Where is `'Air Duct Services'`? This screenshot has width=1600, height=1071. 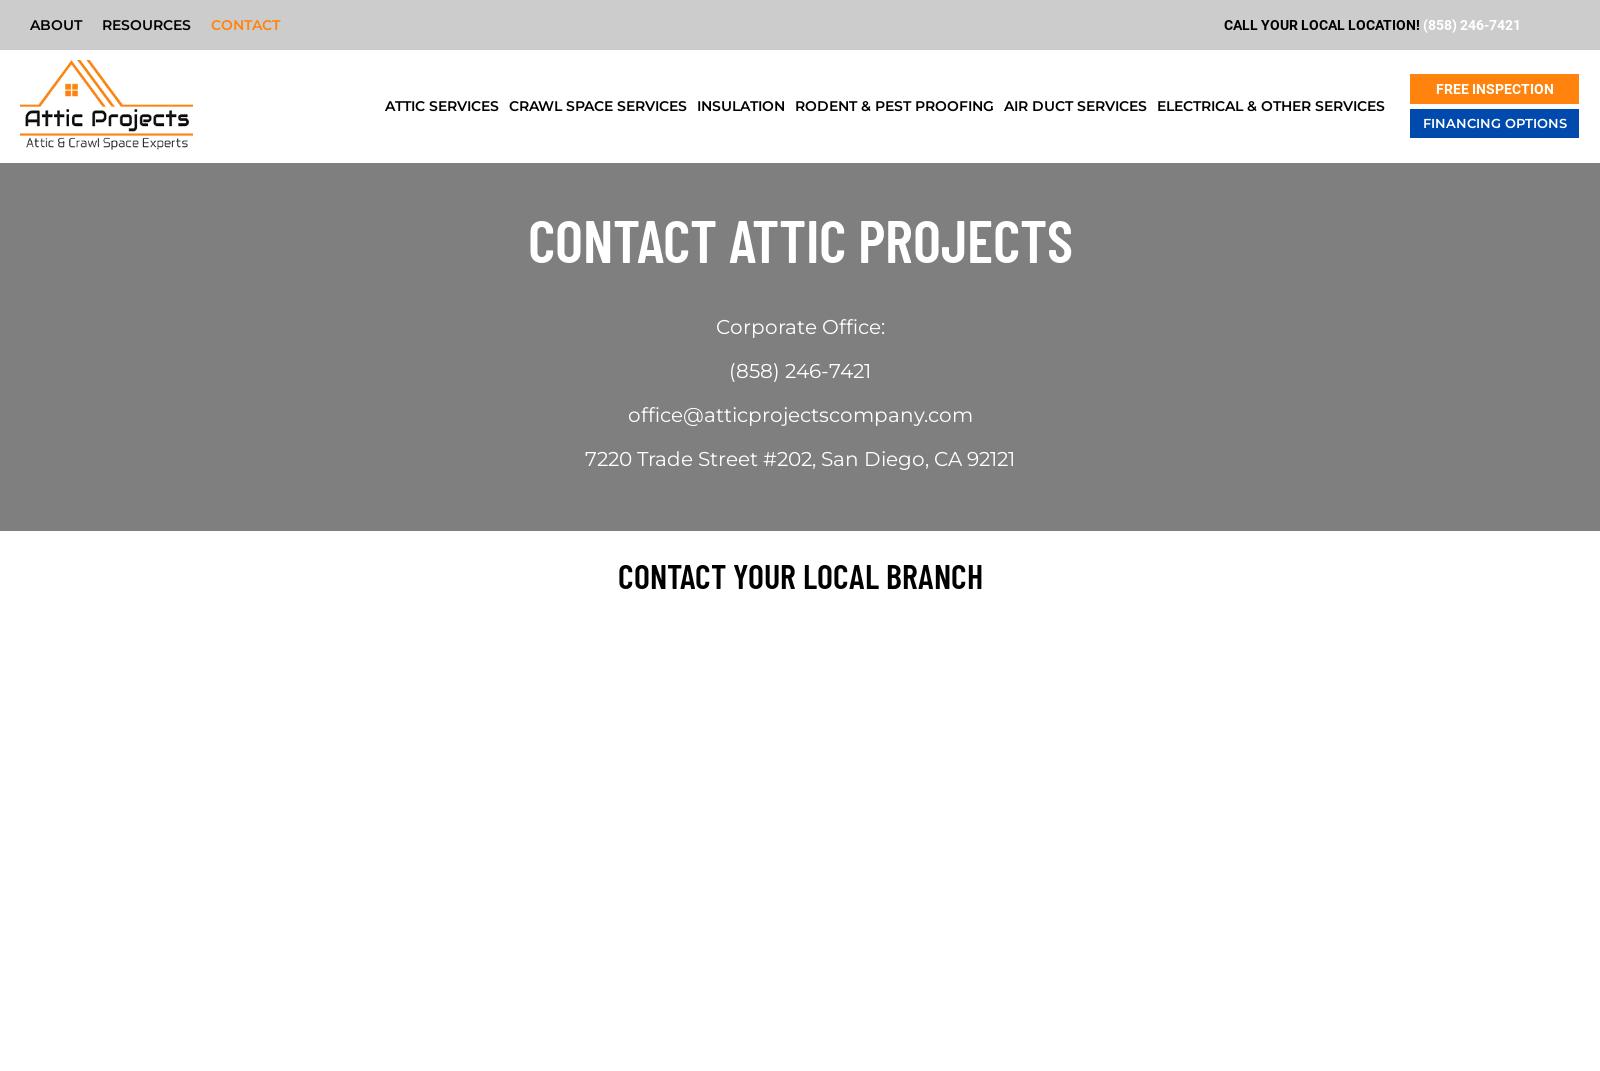 'Air Duct Services' is located at coordinates (1075, 106).